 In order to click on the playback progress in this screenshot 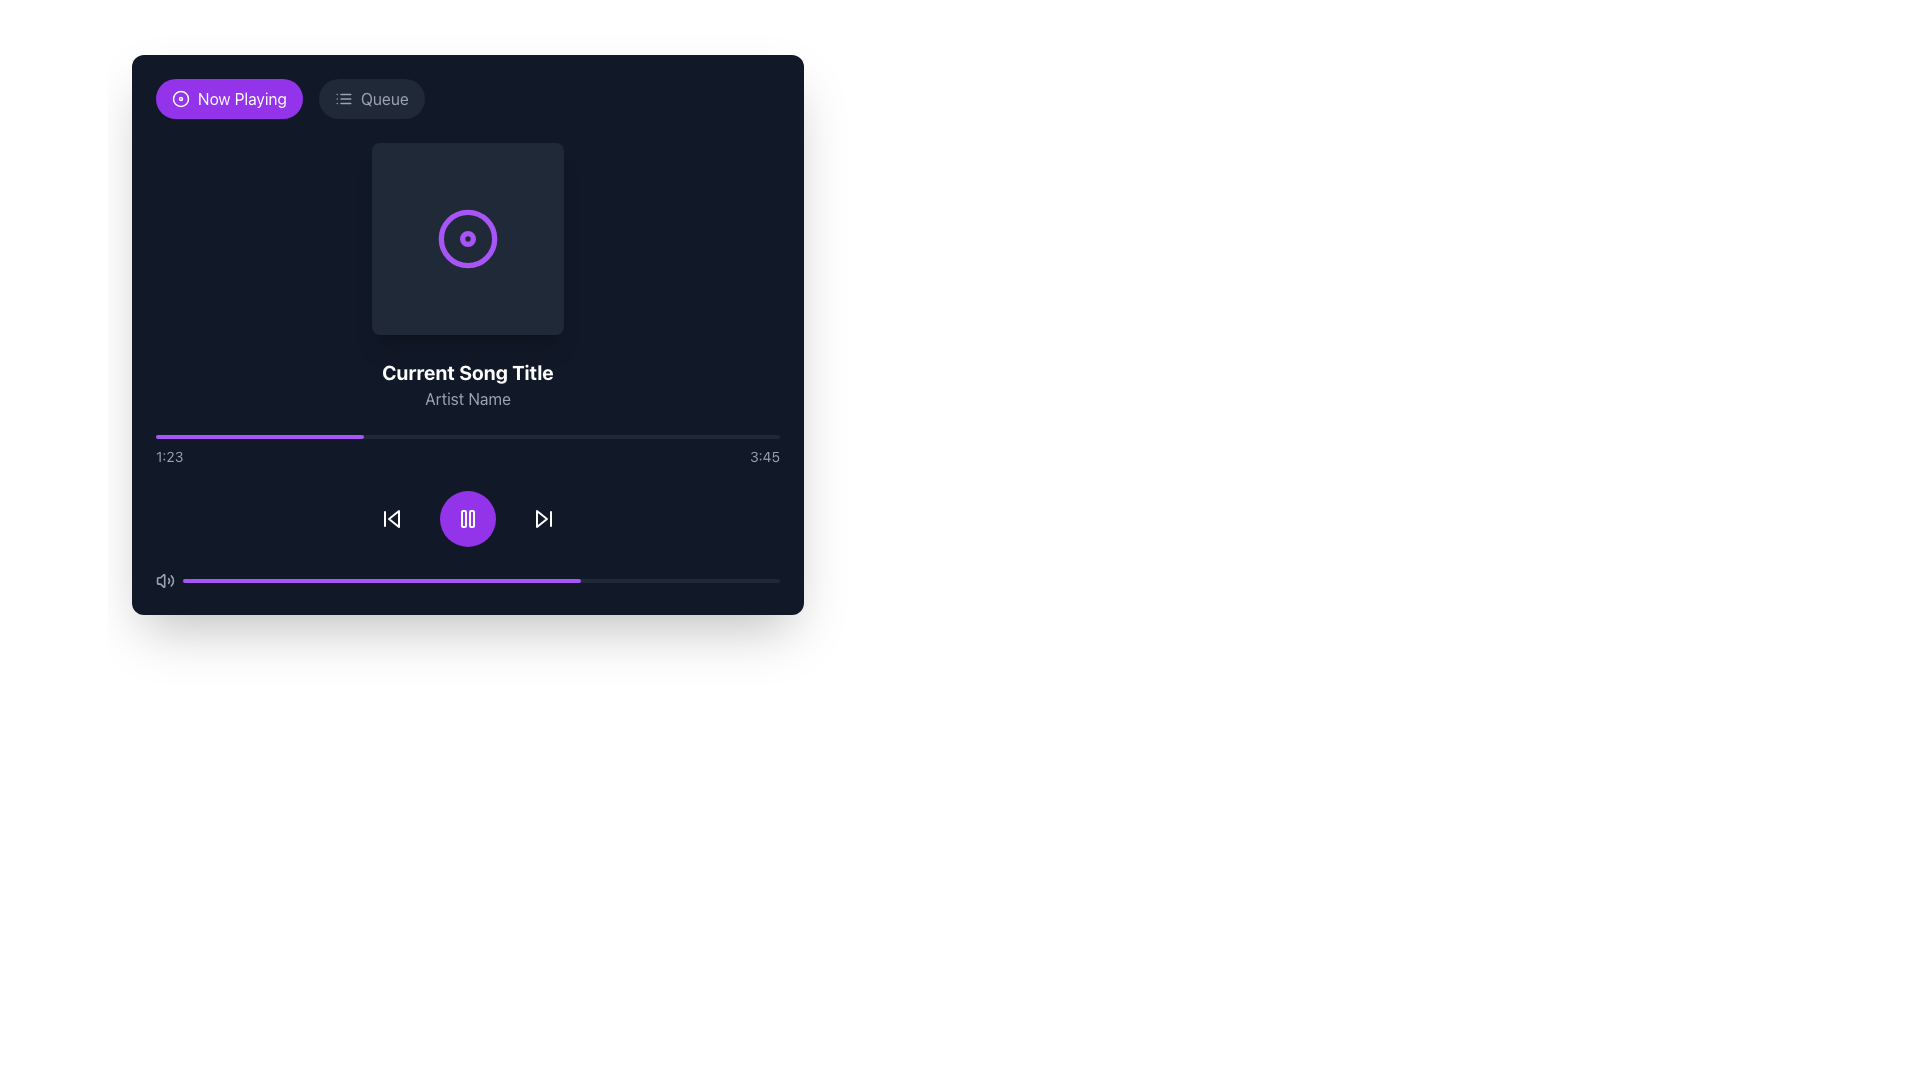, I will do `click(311, 435)`.